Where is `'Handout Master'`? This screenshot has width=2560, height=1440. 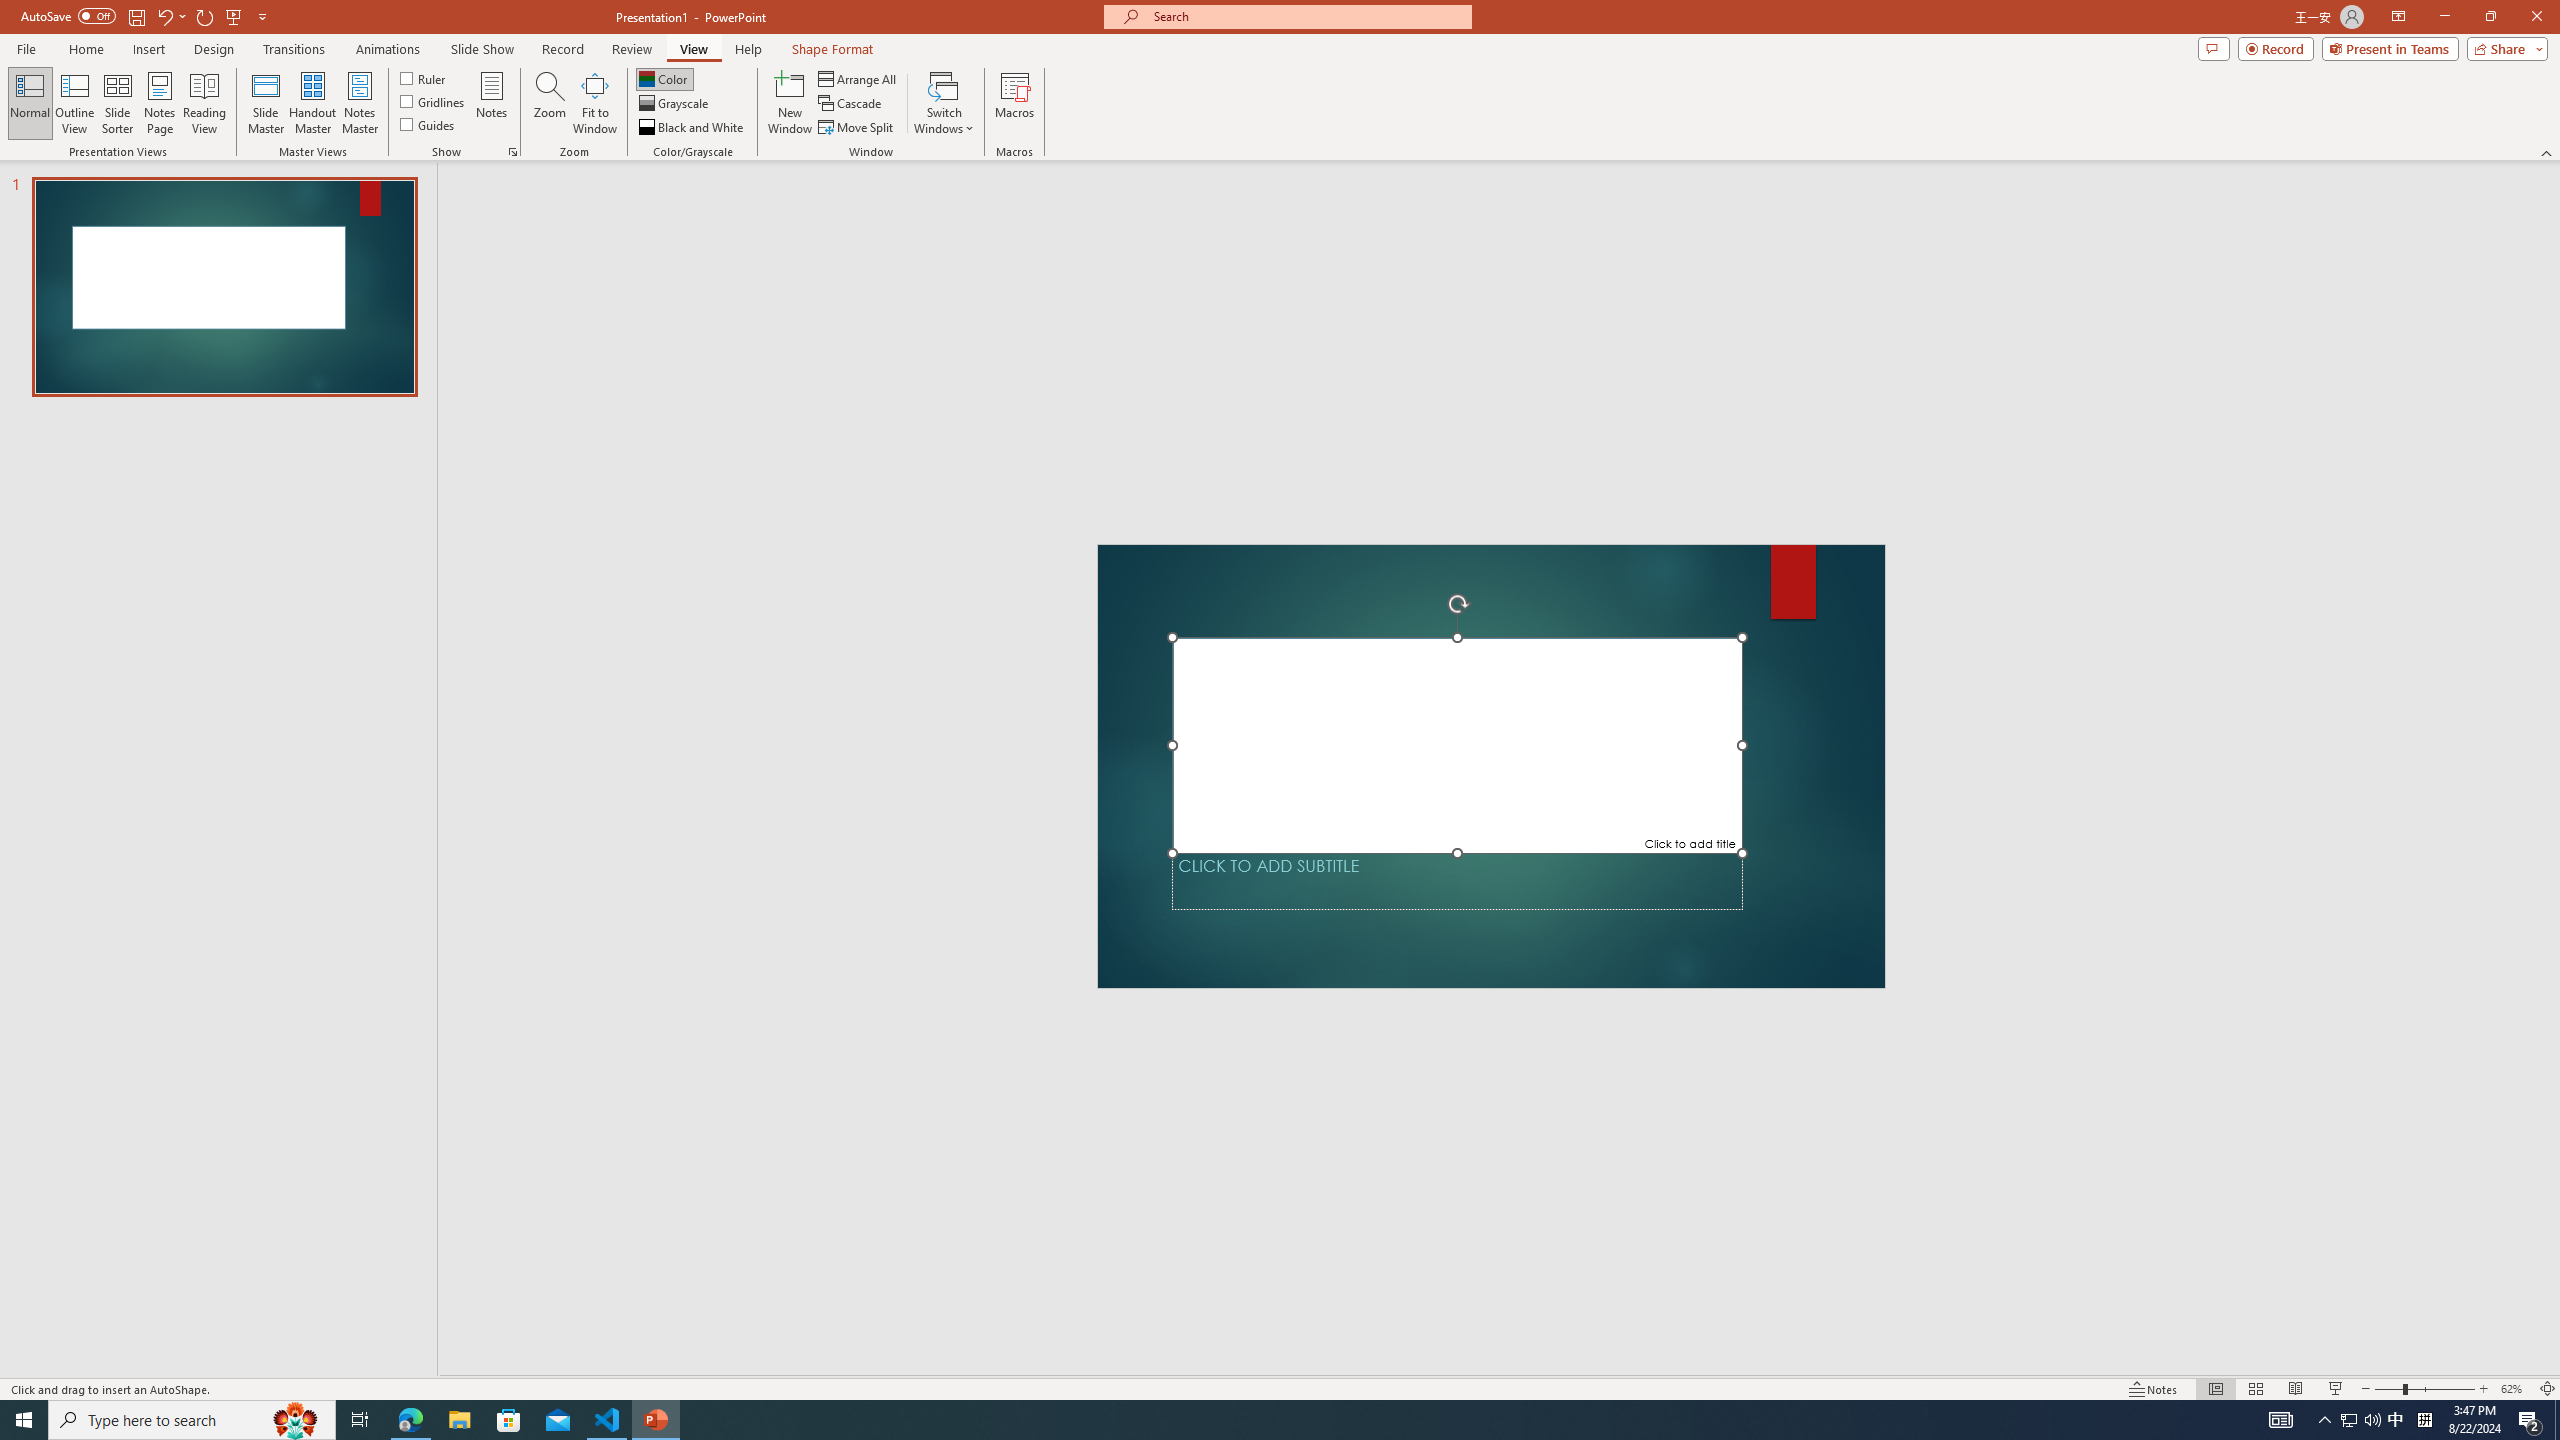
'Handout Master' is located at coordinates (311, 103).